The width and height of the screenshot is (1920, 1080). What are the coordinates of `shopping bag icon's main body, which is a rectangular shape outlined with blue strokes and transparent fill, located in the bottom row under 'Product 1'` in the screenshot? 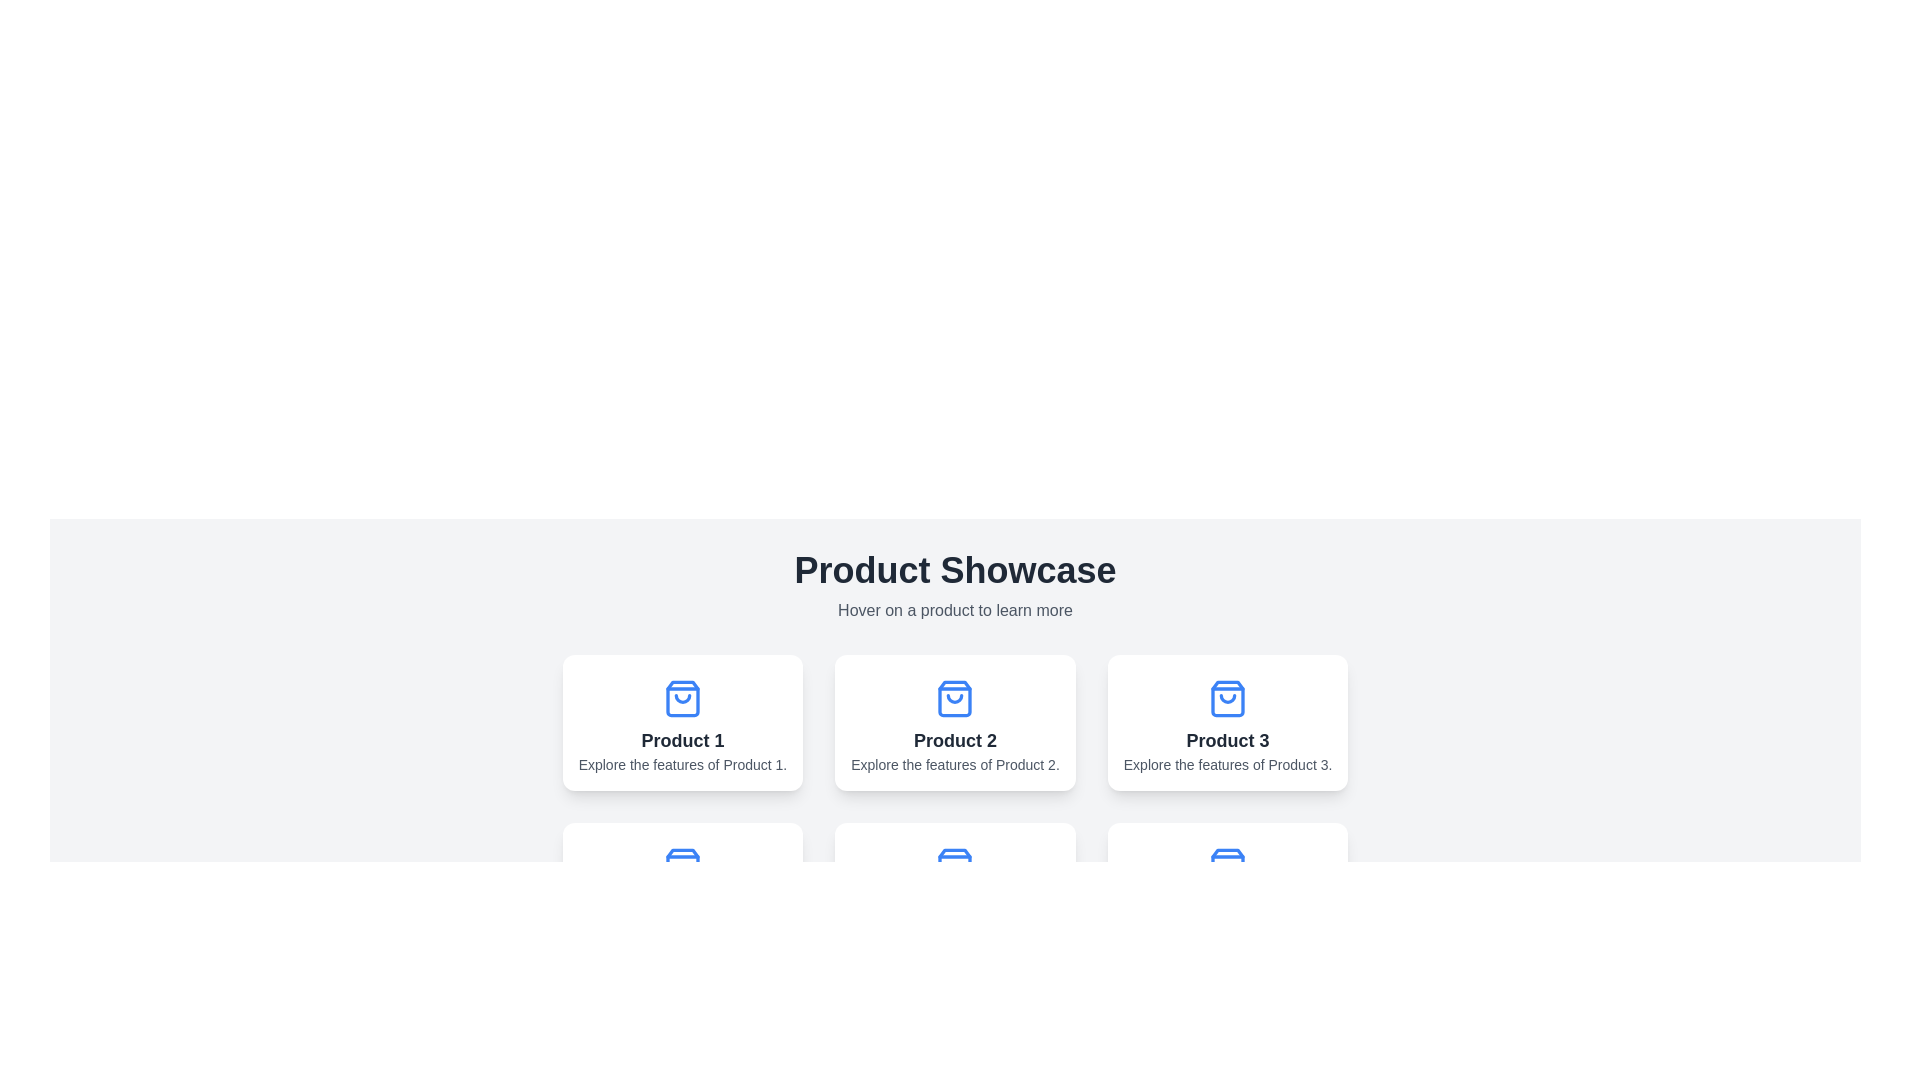 It's located at (682, 866).